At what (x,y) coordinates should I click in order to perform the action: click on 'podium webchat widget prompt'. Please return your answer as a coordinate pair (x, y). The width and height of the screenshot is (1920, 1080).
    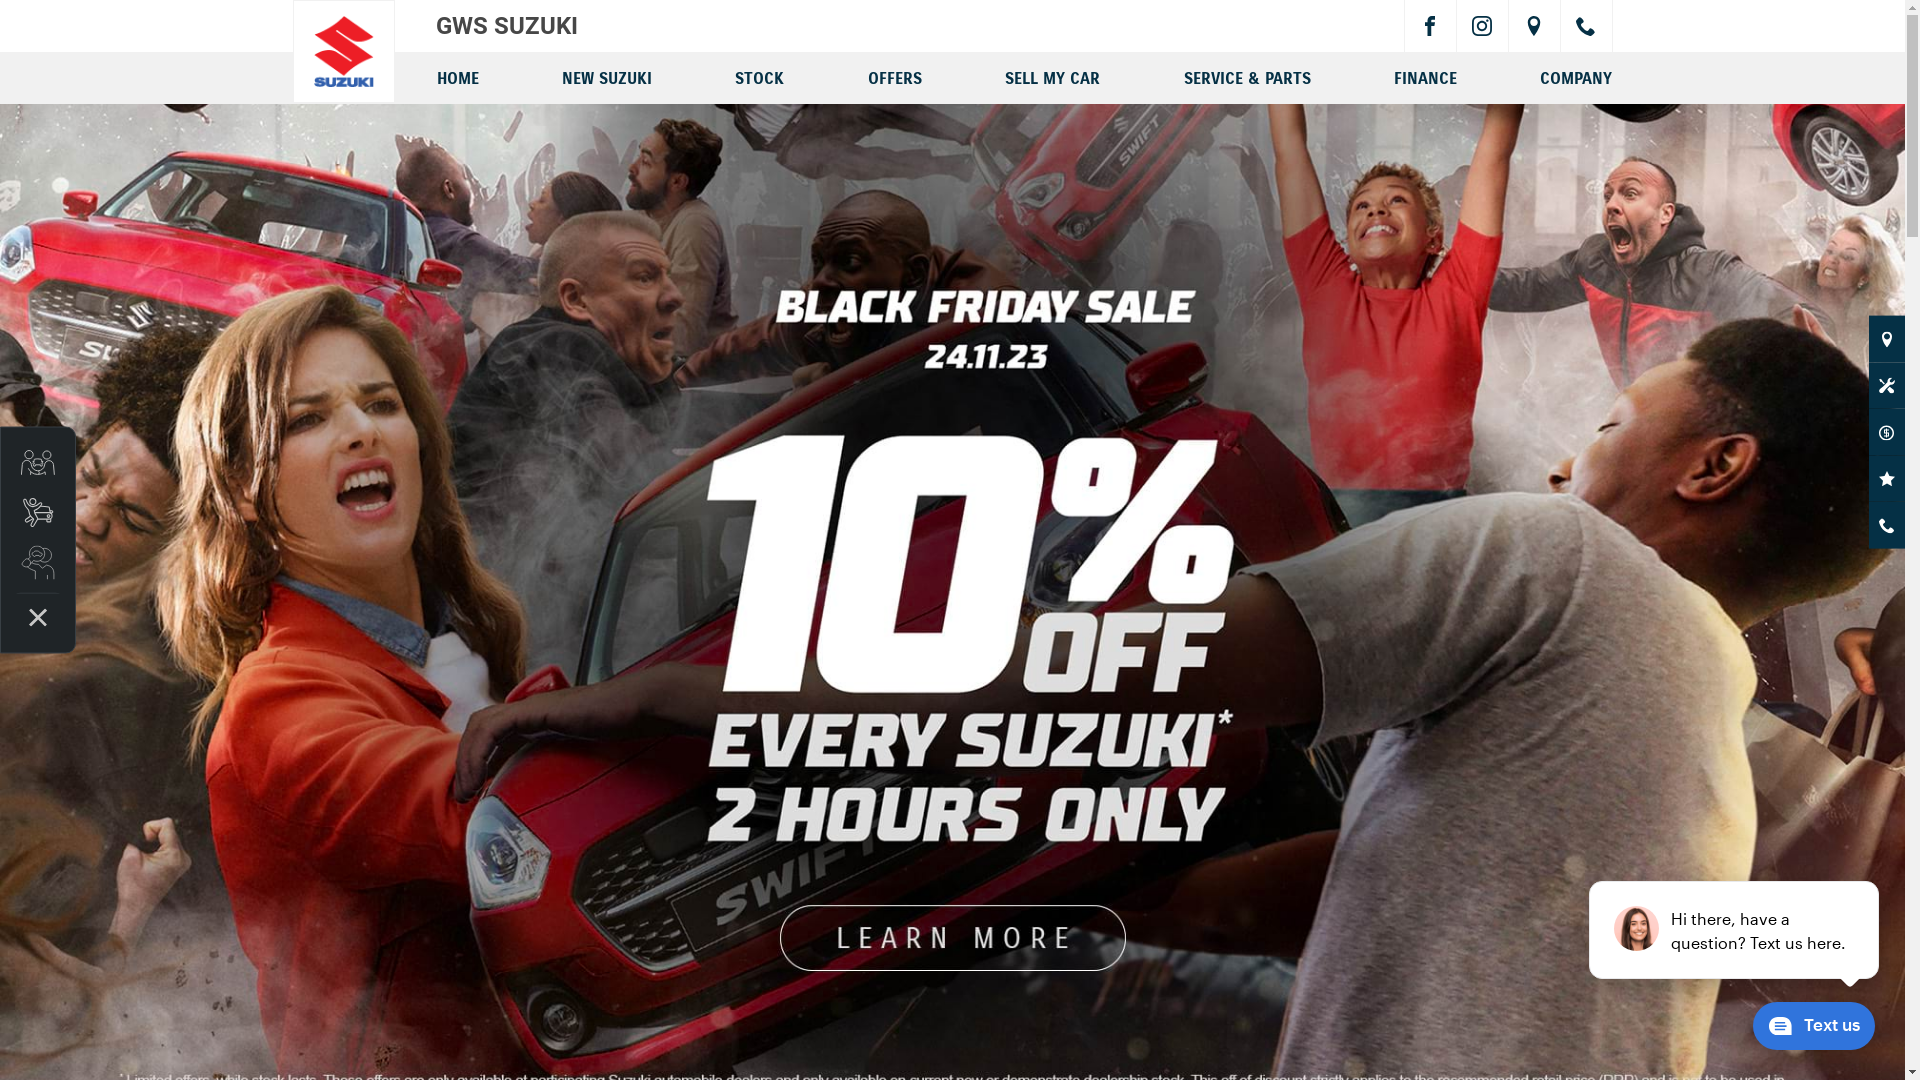
    Looking at the image, I should click on (1733, 929).